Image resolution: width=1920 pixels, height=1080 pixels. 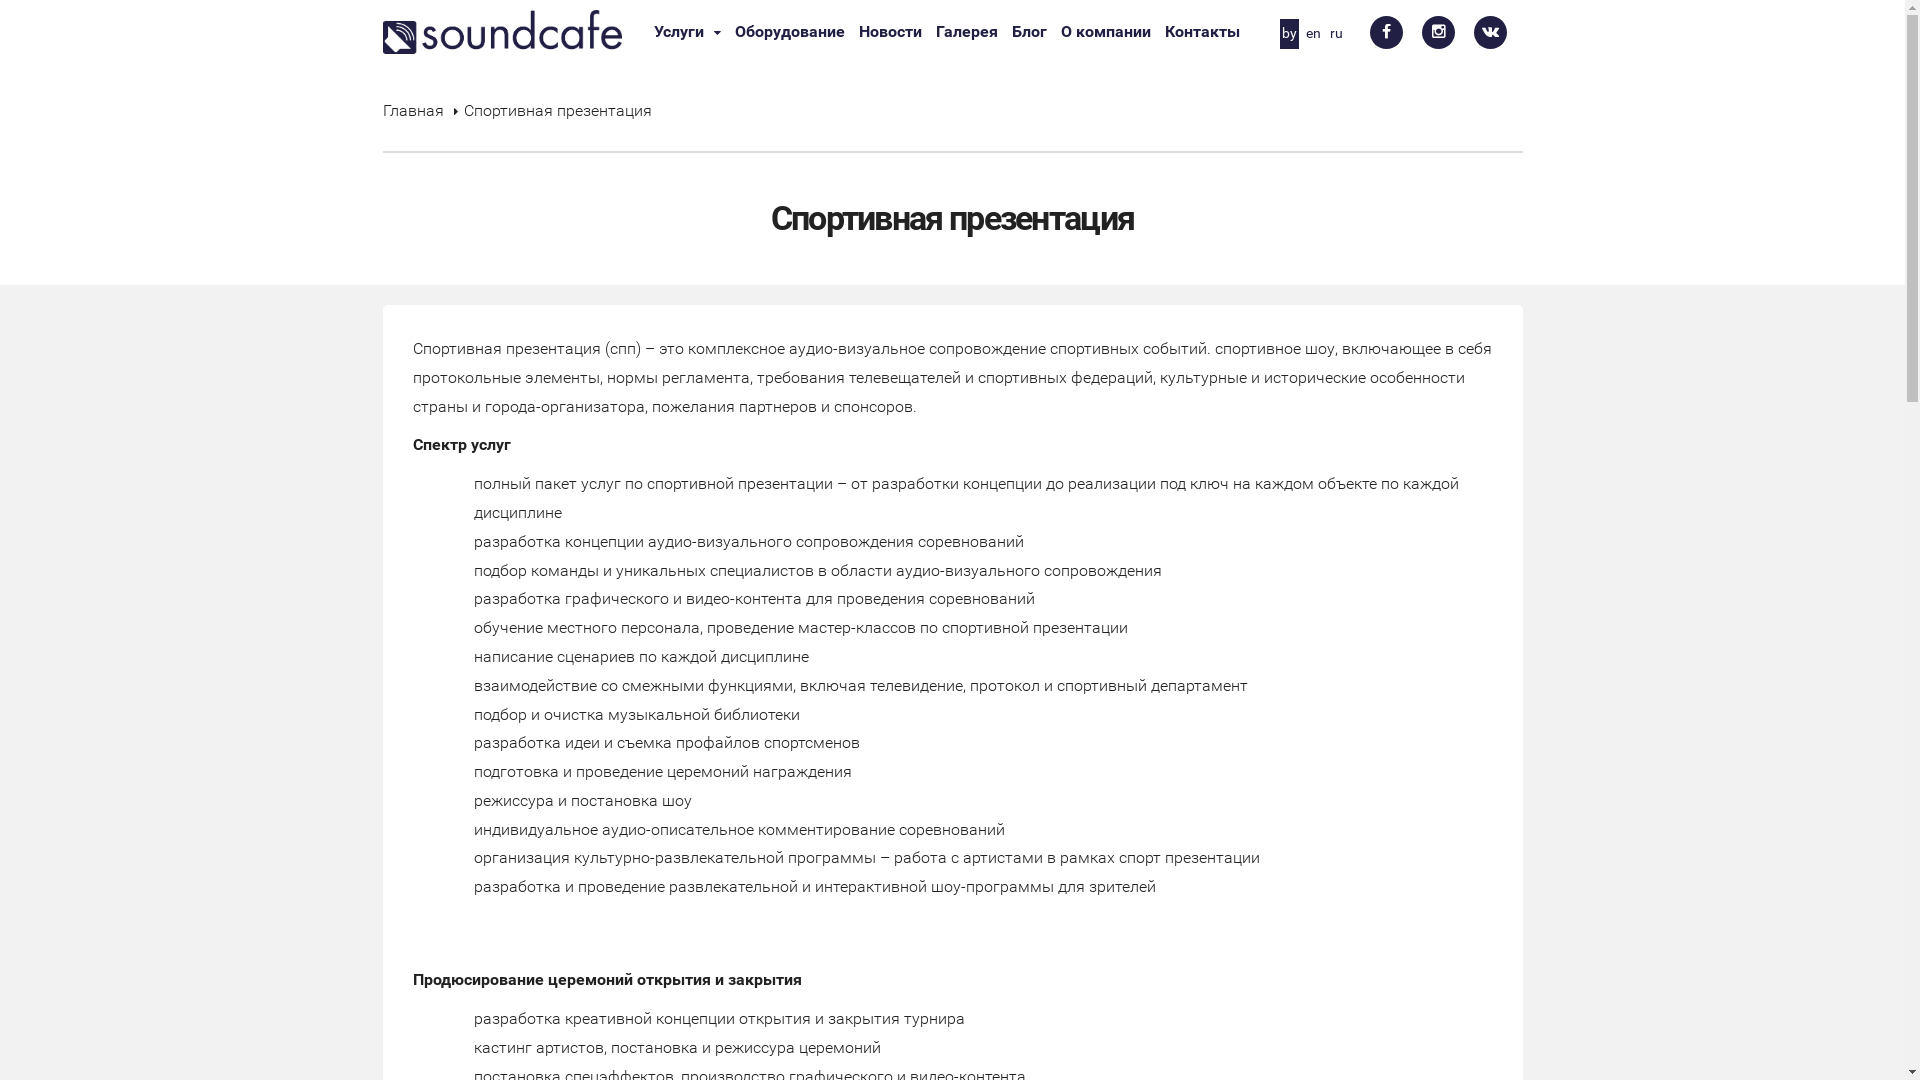 I want to click on 'ru', so click(x=1336, y=33).